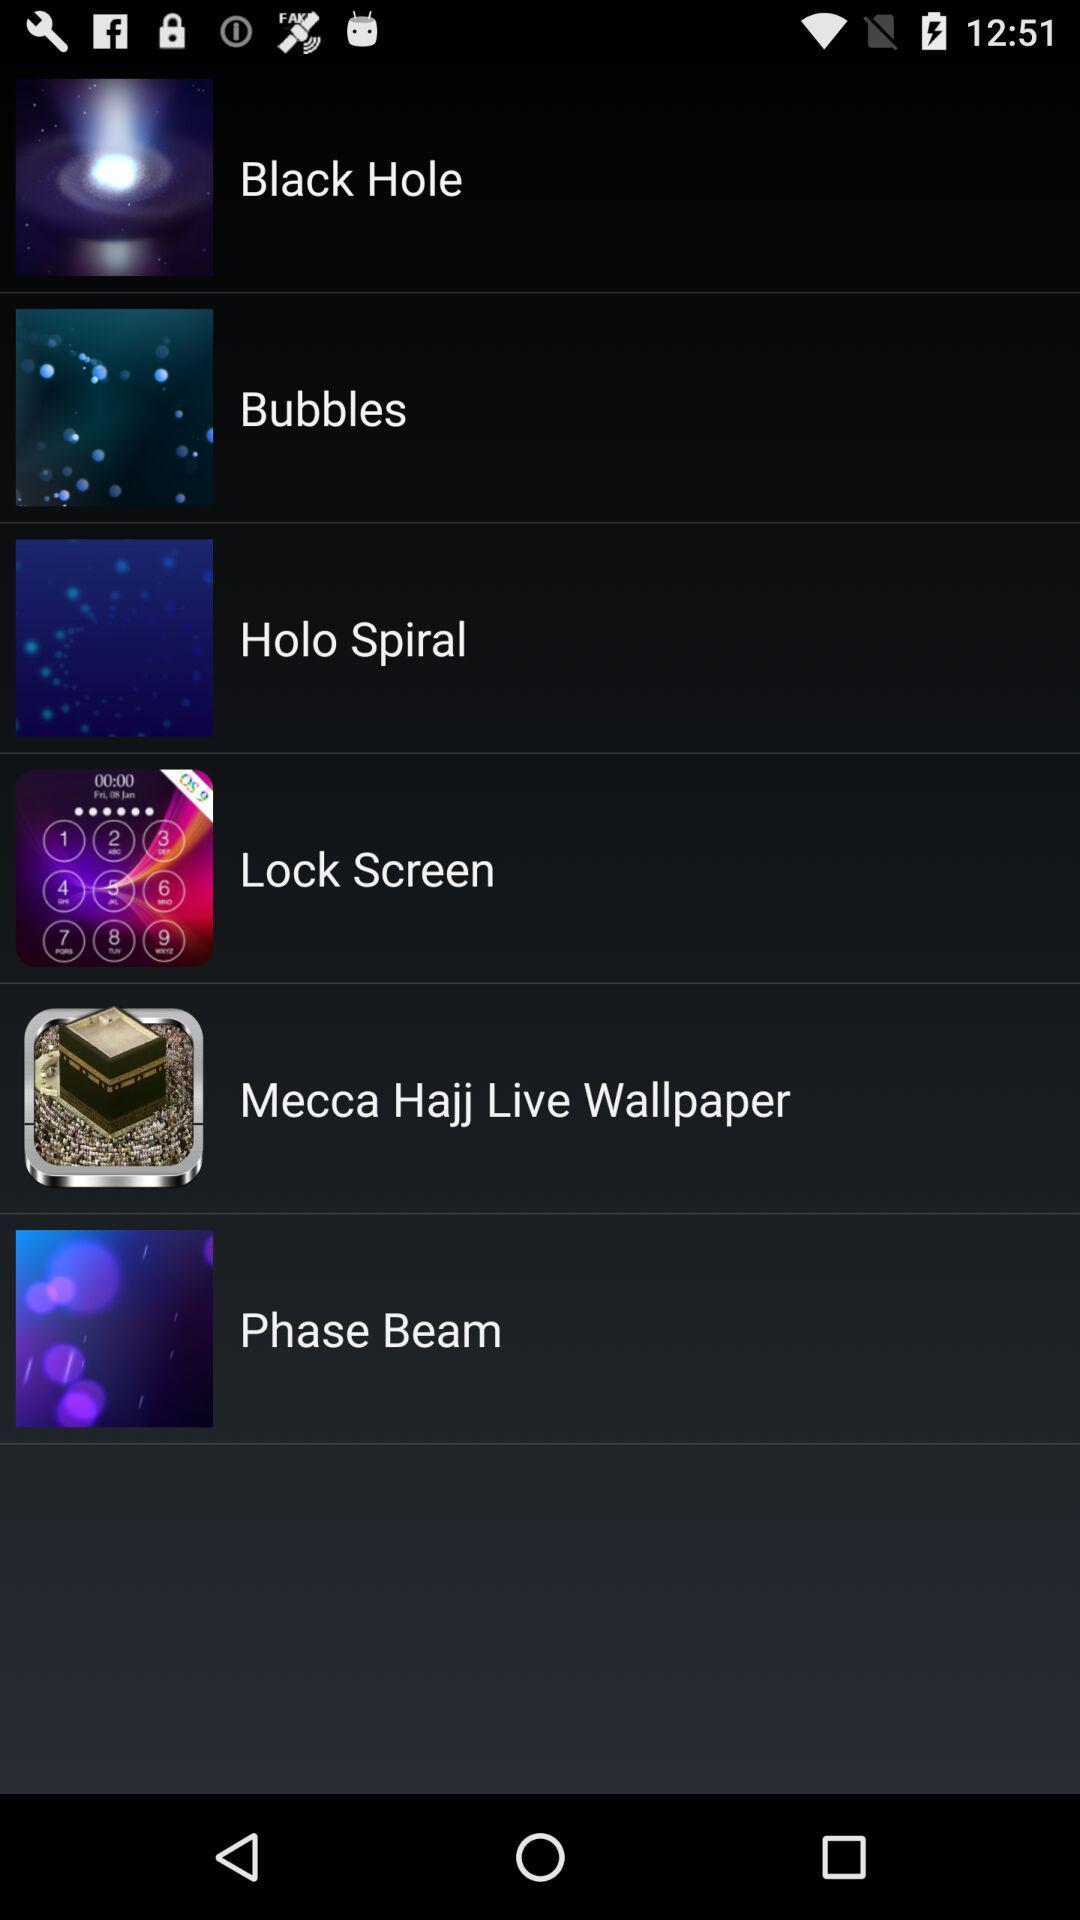 This screenshot has width=1080, height=1920. What do you see at coordinates (322, 406) in the screenshot?
I see `the icon below black hole` at bounding box center [322, 406].